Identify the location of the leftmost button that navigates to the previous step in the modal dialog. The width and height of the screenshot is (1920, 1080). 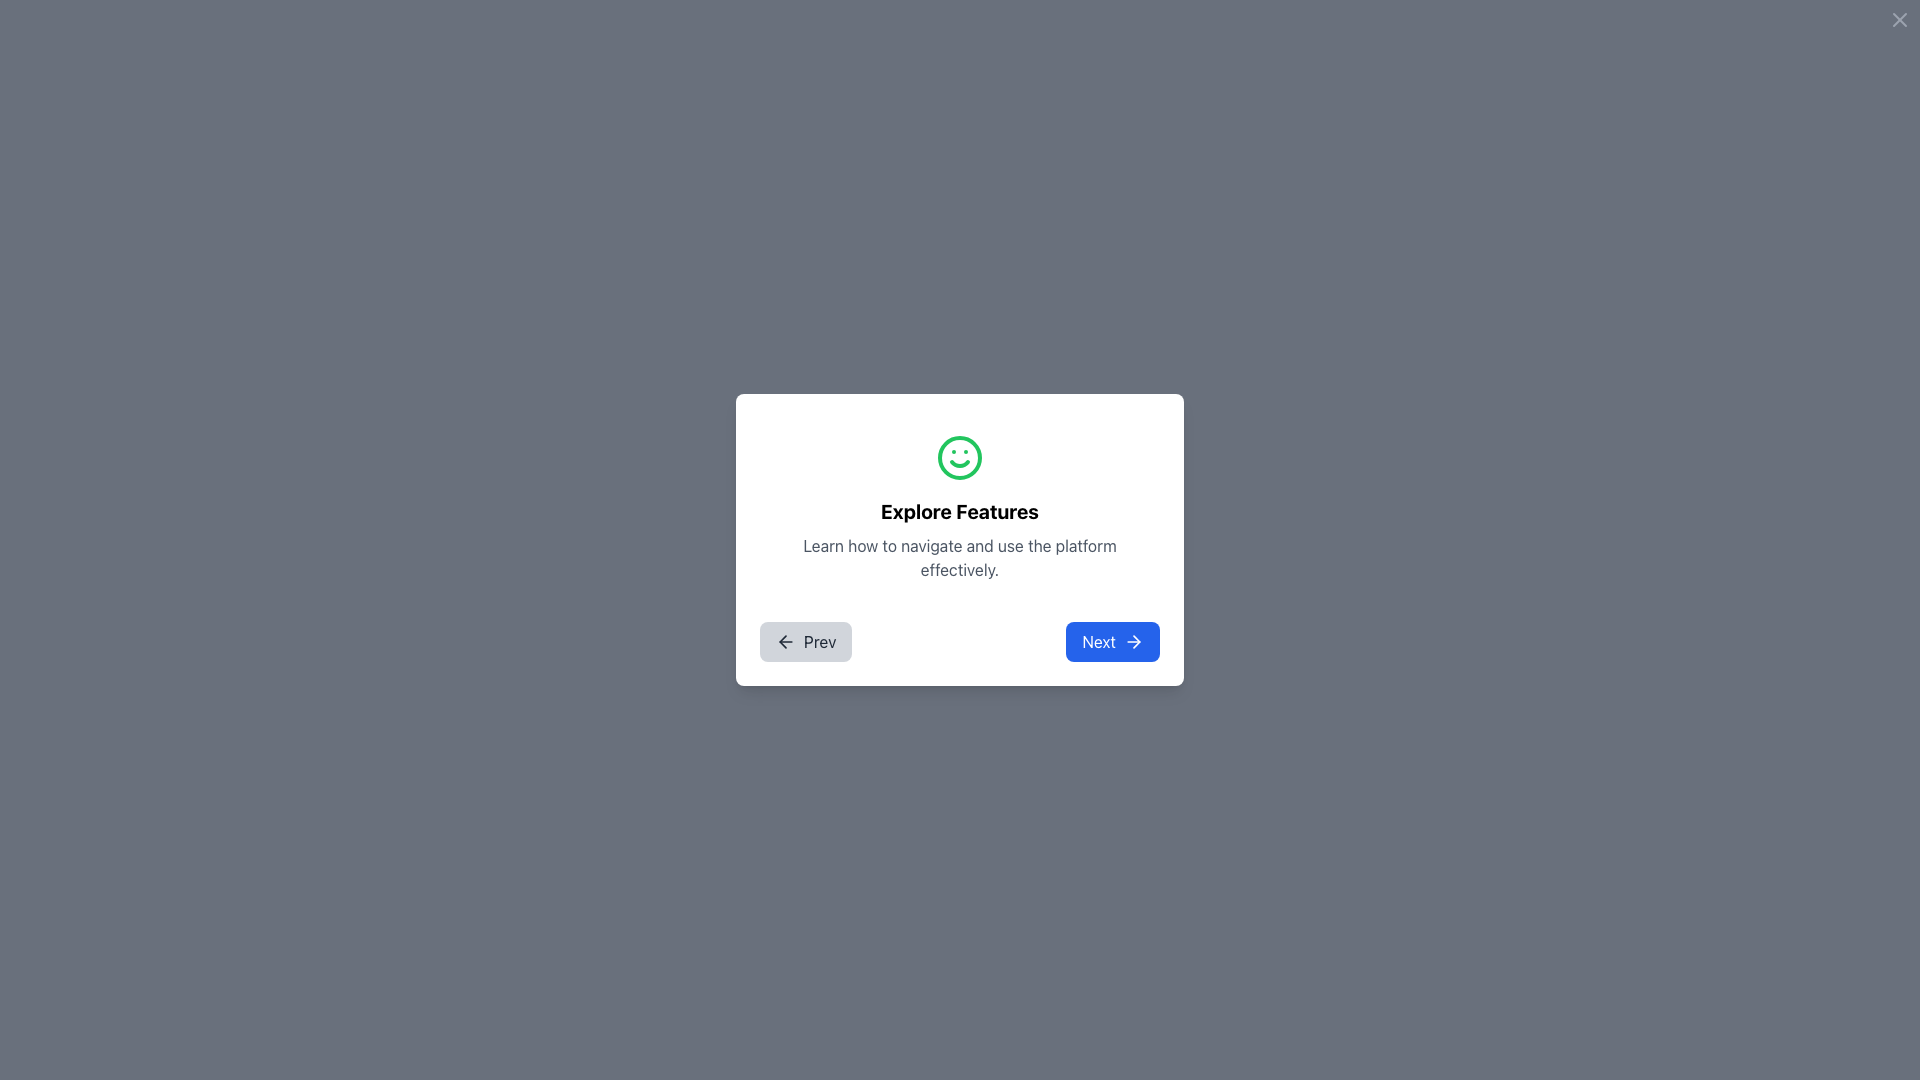
(806, 641).